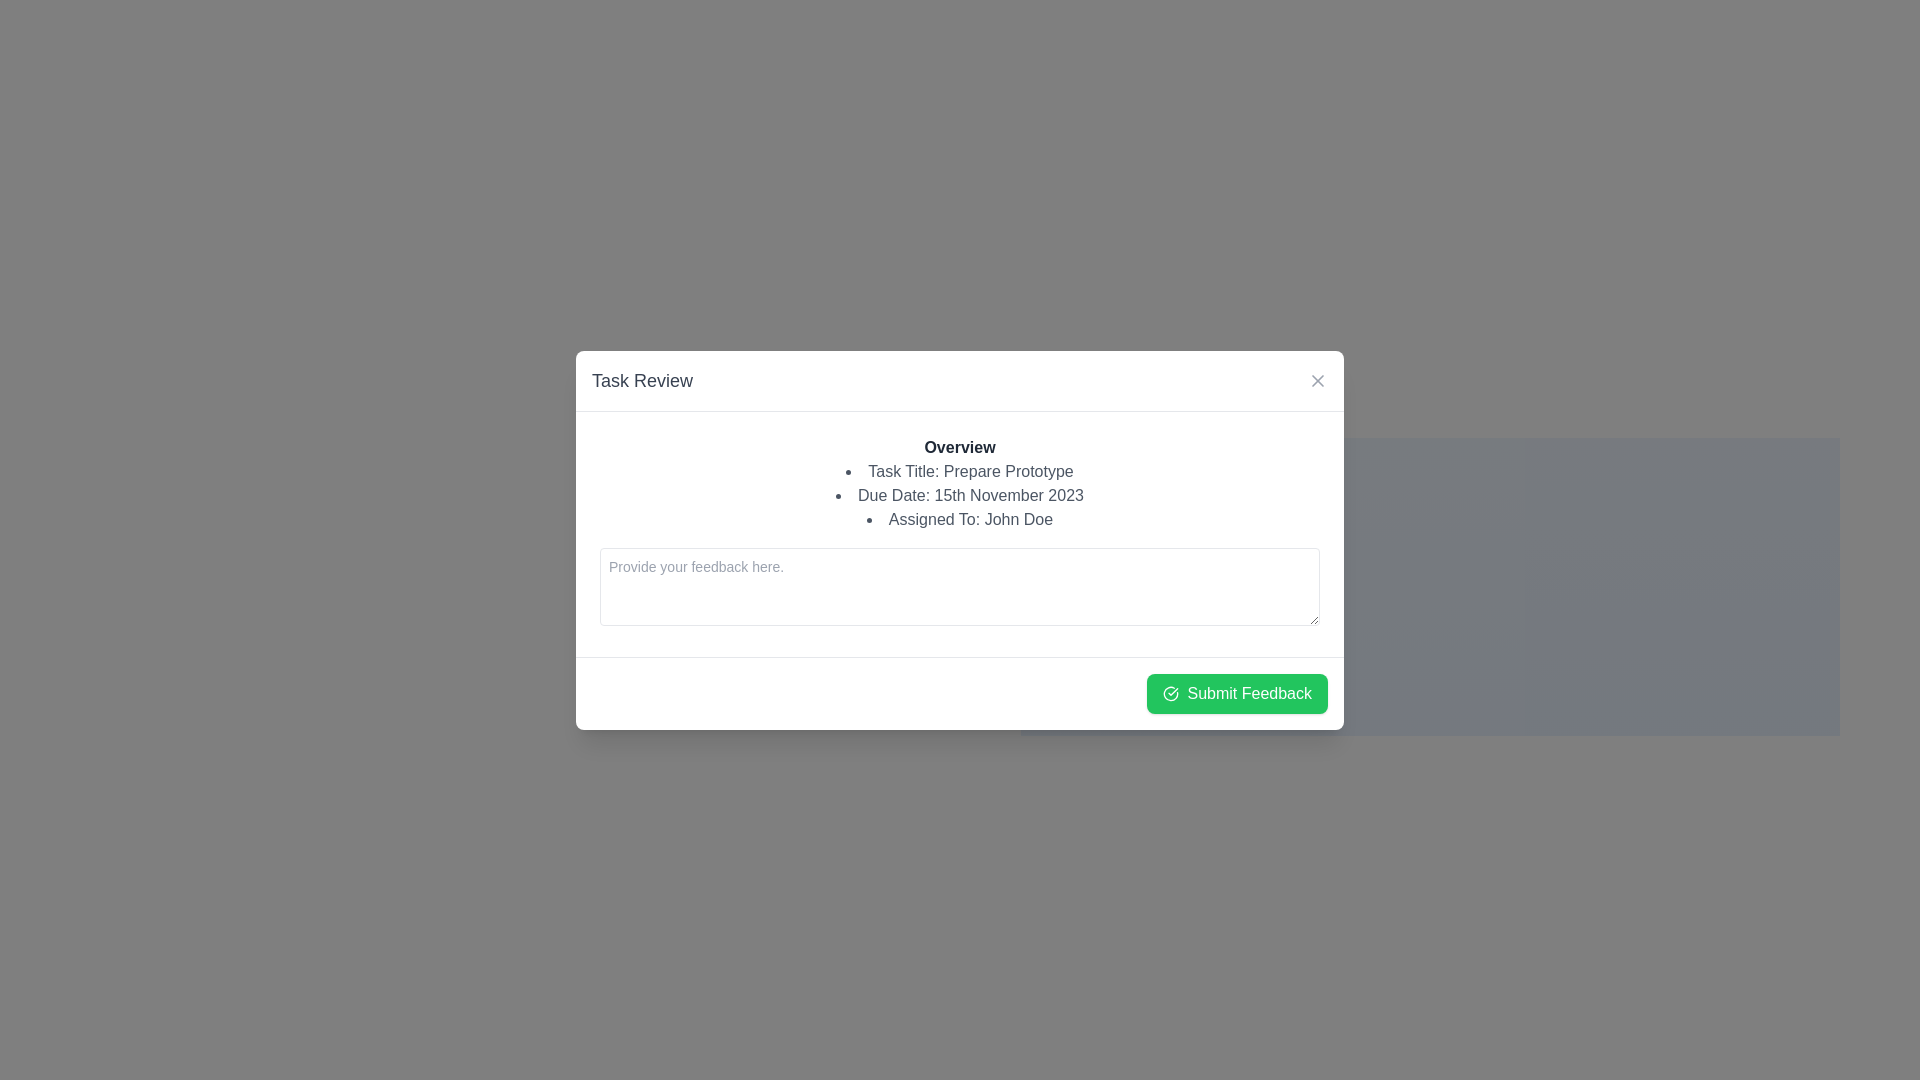 This screenshot has height=1080, width=1920. What do you see at coordinates (960, 494) in the screenshot?
I see `the informational text label displaying the due date for the task 'Prepare Prototype' in the centered modal under the 'Overview' section` at bounding box center [960, 494].